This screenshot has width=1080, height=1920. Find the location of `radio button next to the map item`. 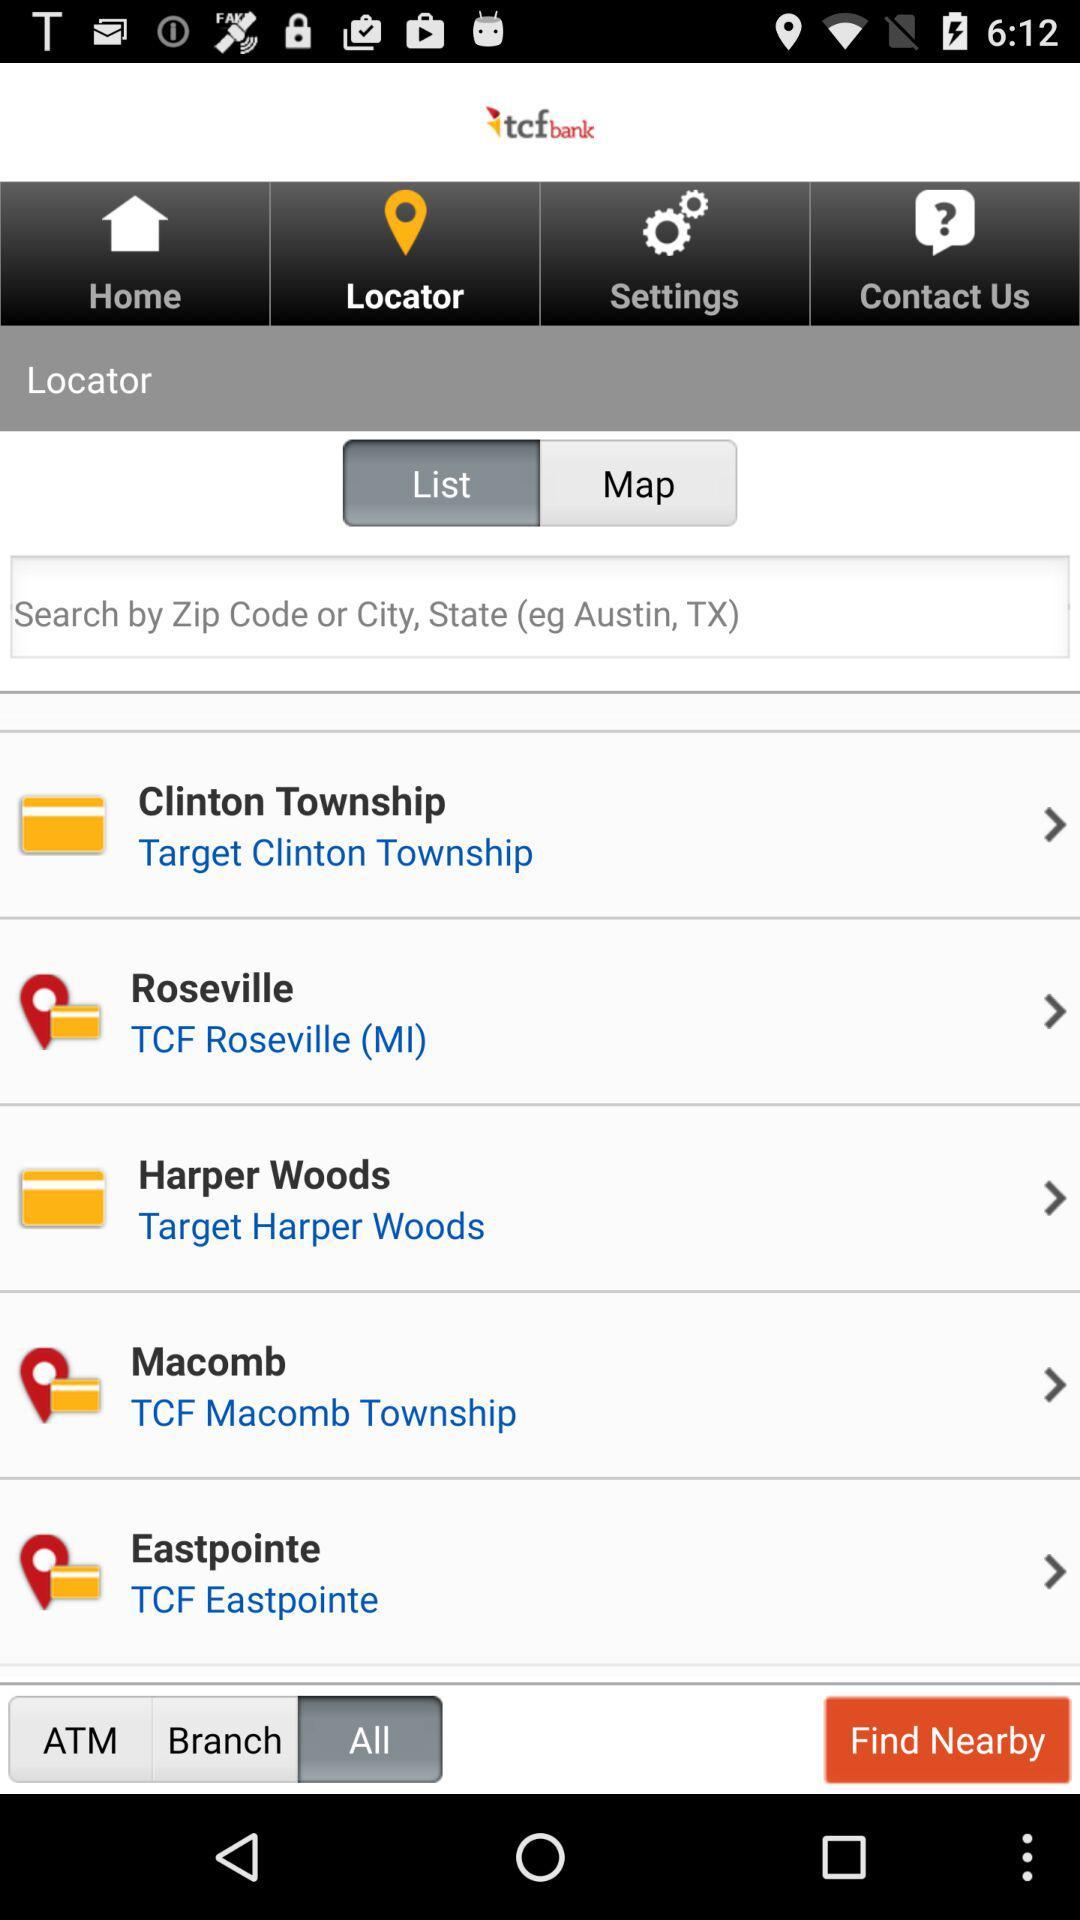

radio button next to the map item is located at coordinates (440, 483).